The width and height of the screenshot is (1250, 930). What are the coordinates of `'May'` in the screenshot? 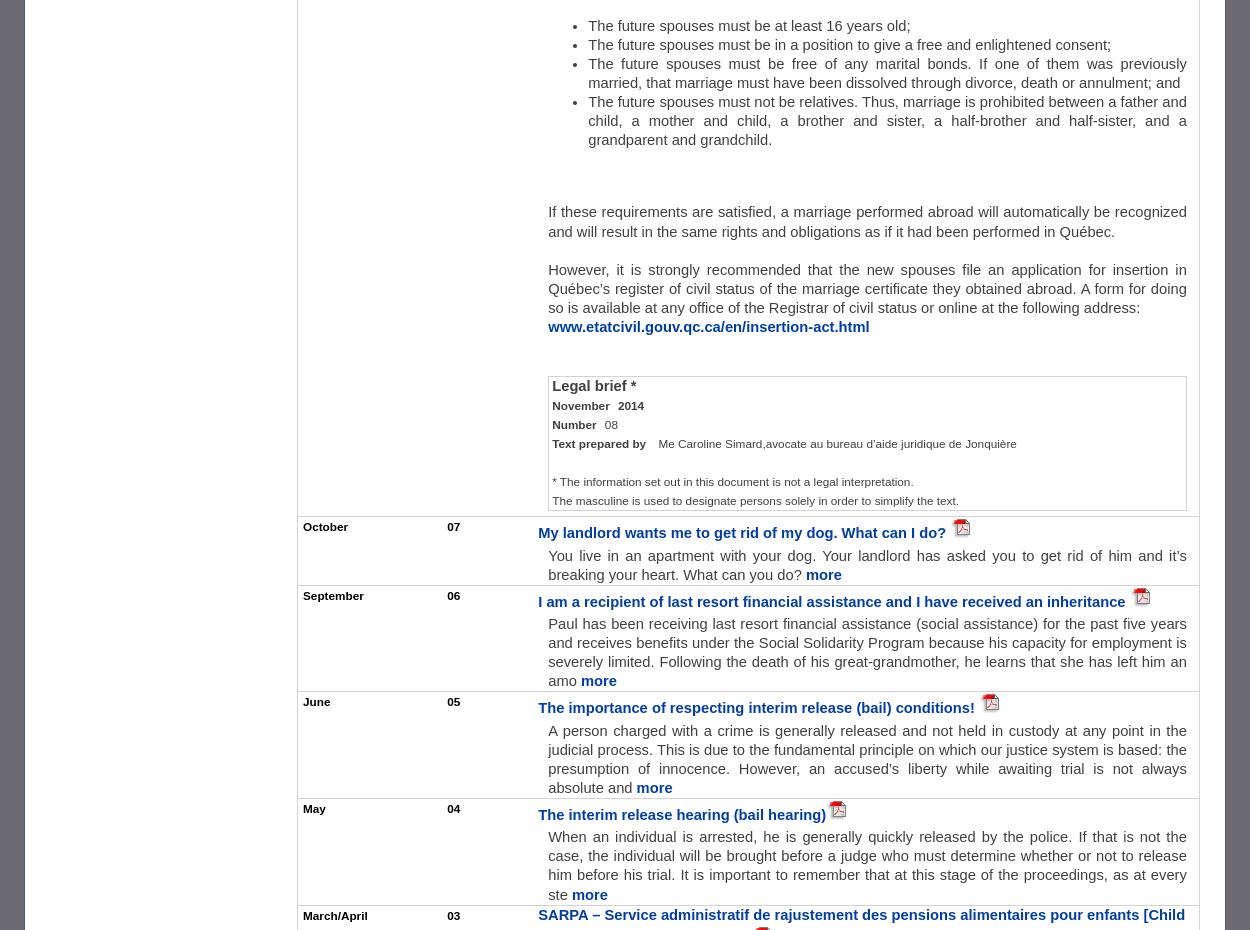 It's located at (313, 807).